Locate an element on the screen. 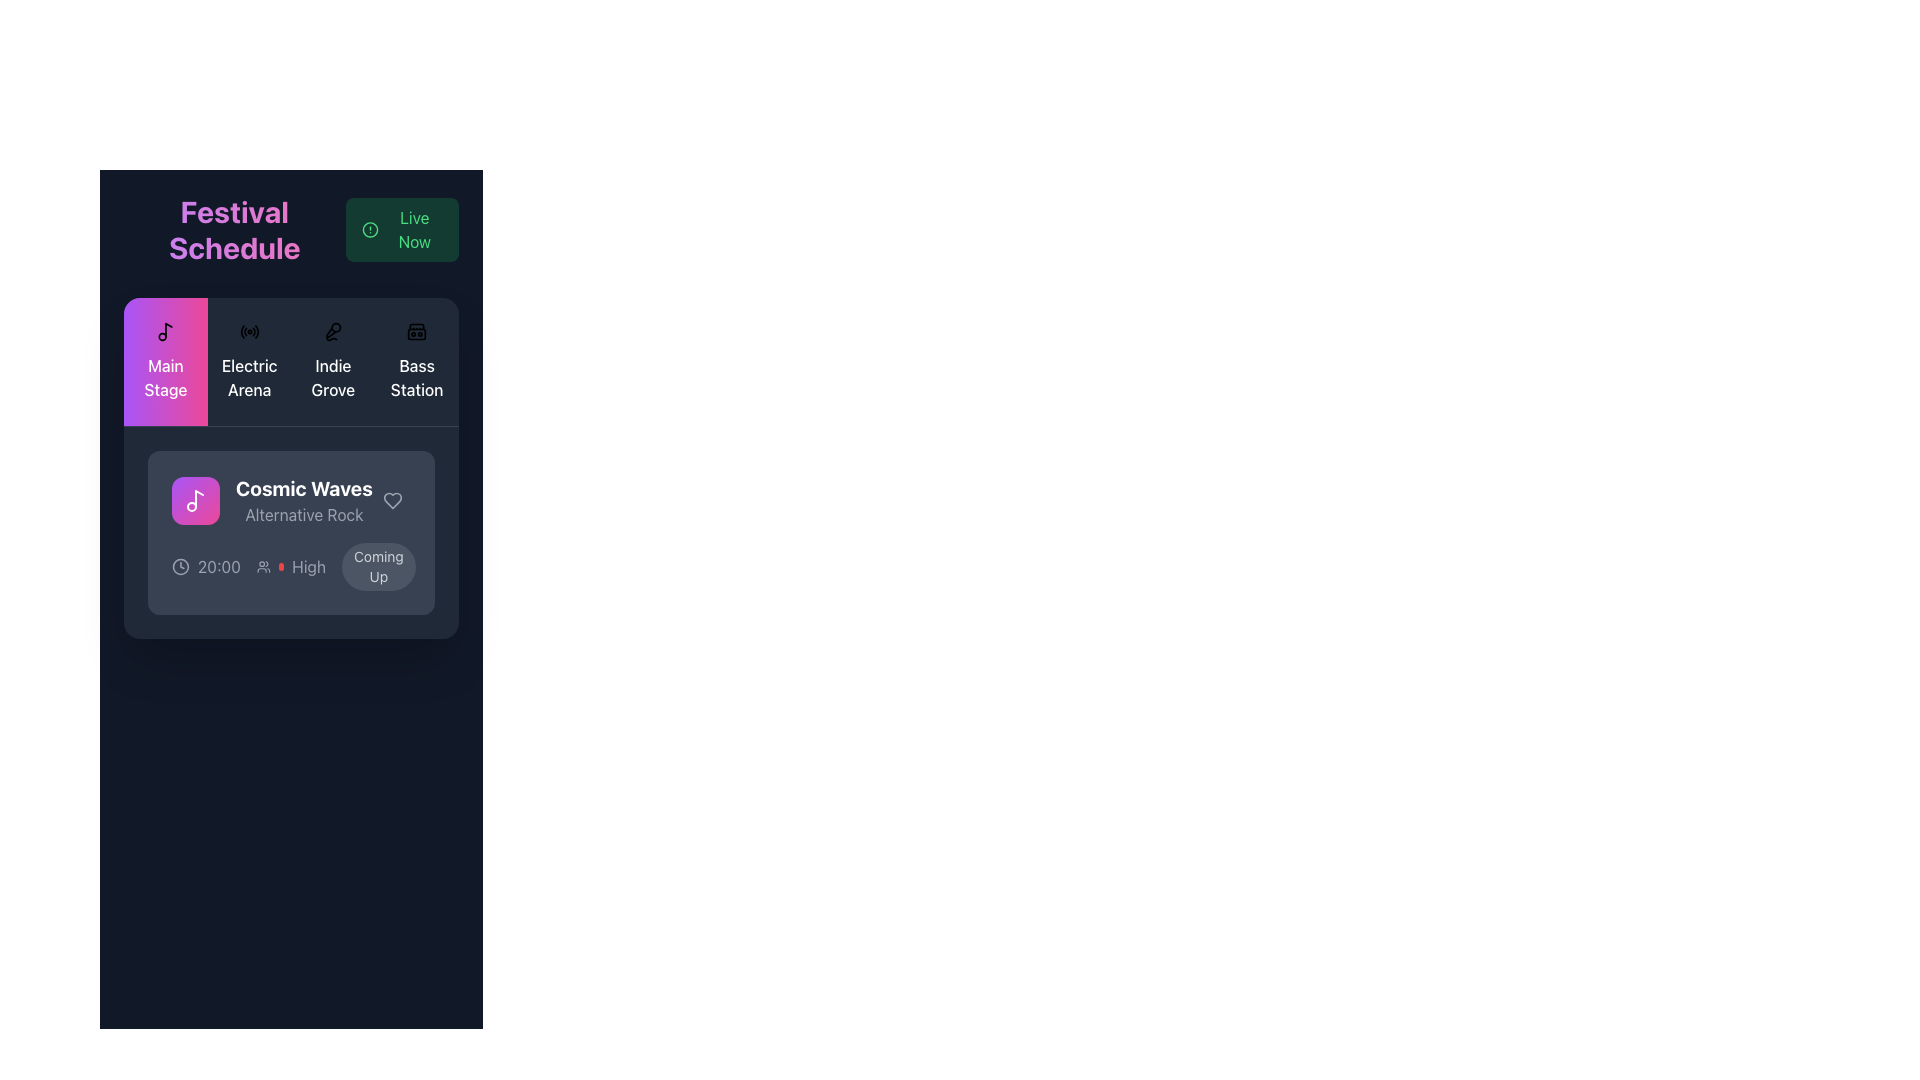 This screenshot has width=1920, height=1080. the event detail box titled 'Cosmic Waves' to navigate to related events by clicking on its links is located at coordinates (290, 468).